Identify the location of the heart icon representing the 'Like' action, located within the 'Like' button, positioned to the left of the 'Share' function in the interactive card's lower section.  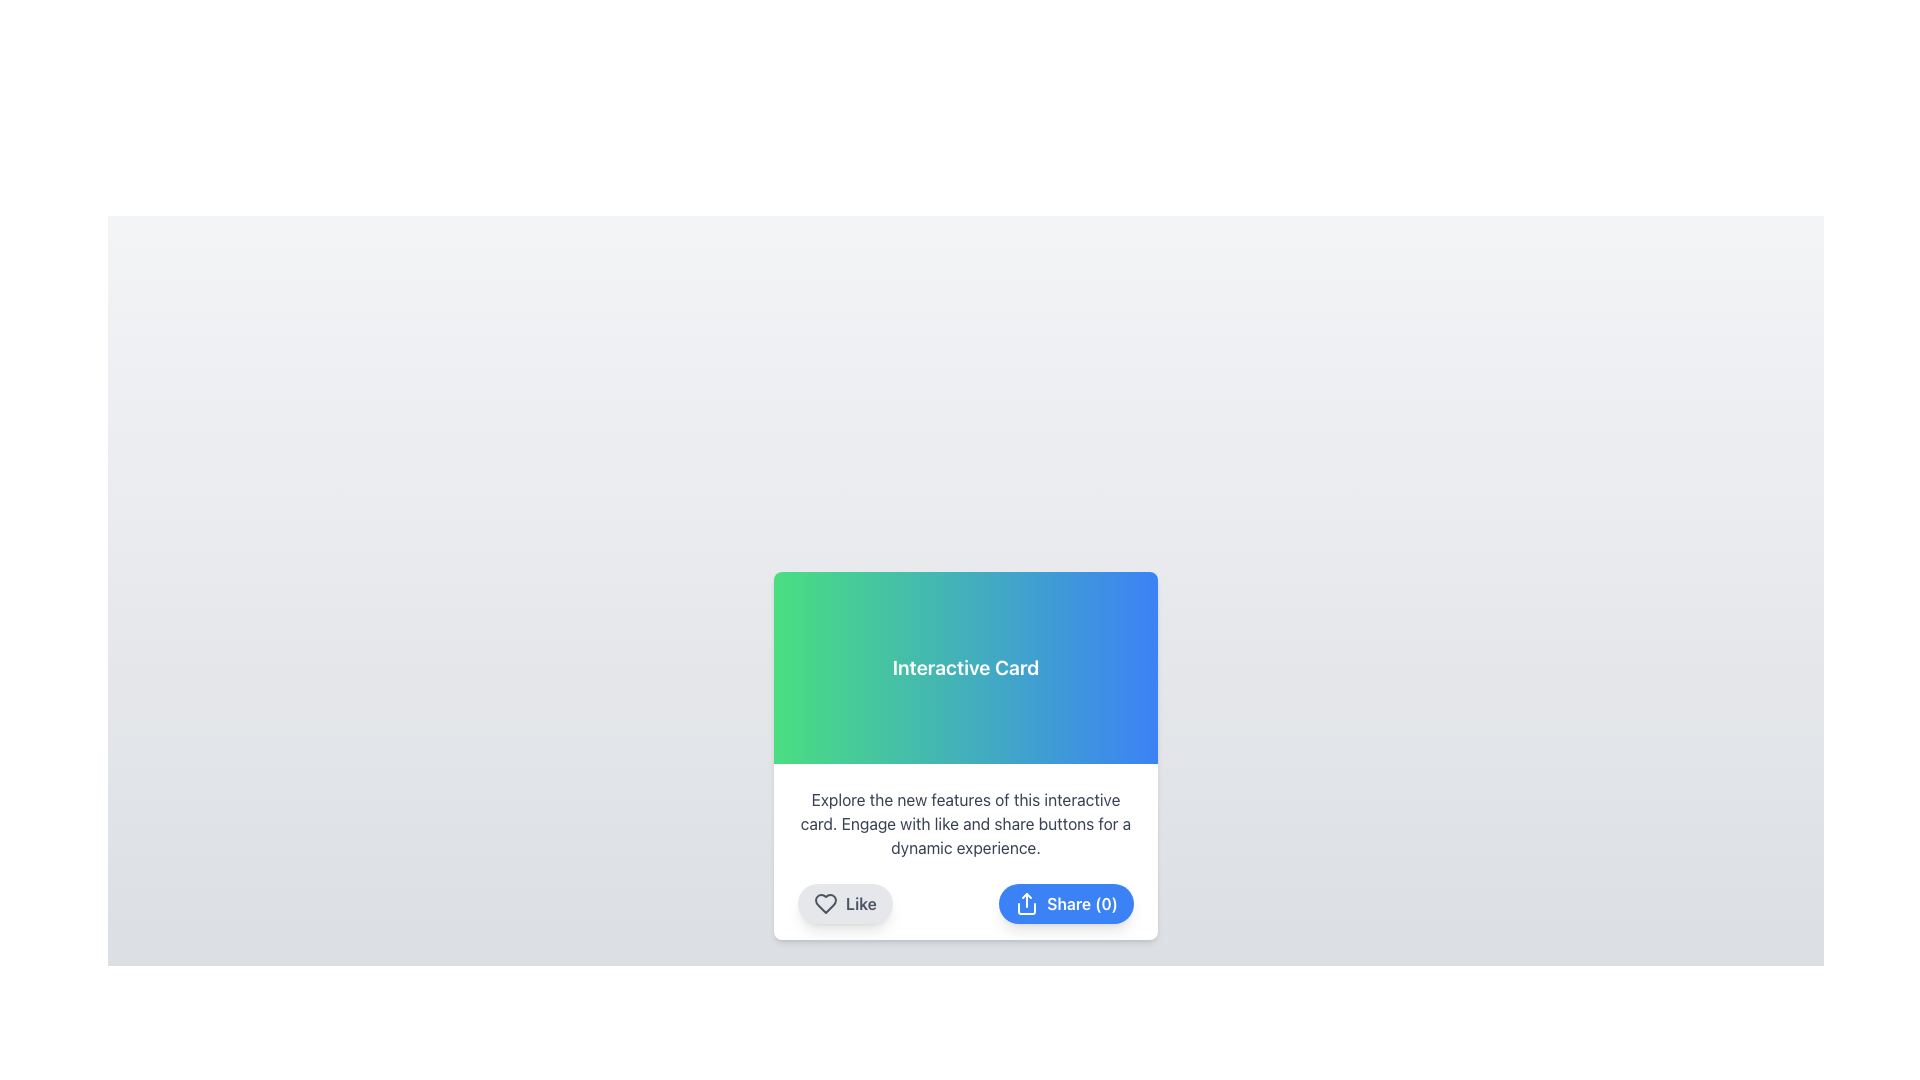
(825, 903).